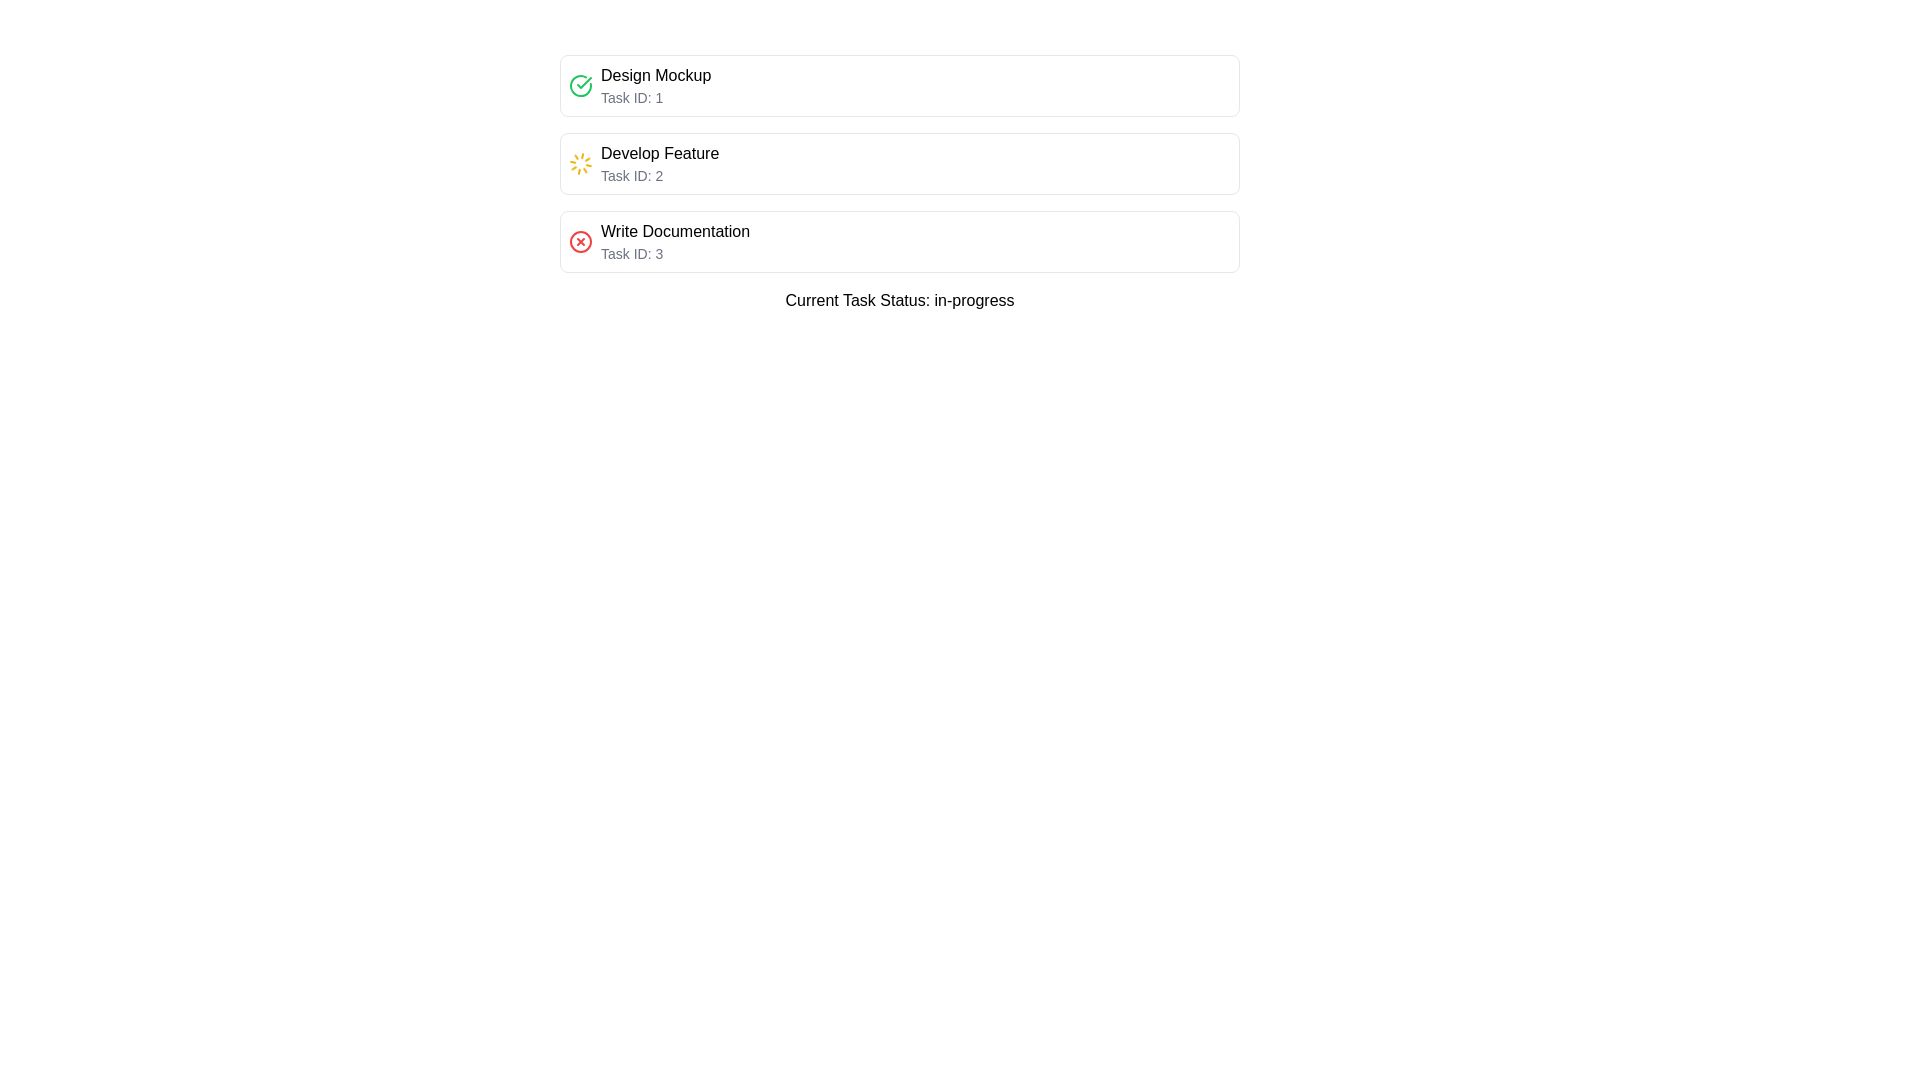 The width and height of the screenshot is (1920, 1080). I want to click on the Text item displaying 'Design Mockup' and 'Task ID: 1', which is located in the first row of the task list, positioned to the right of a green checkmark icon, so click(656, 84).